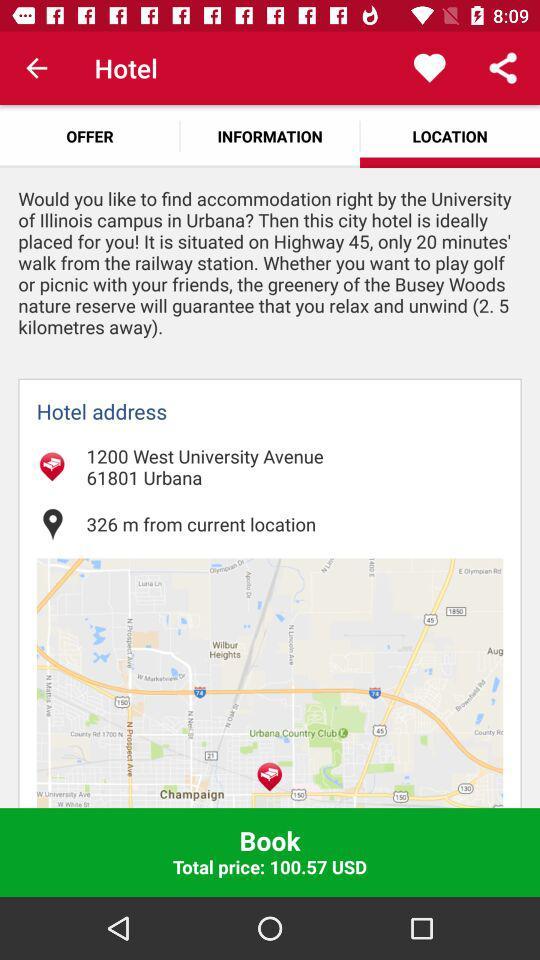 This screenshot has height=960, width=540. I want to click on the icon below the 326 m from, so click(270, 683).